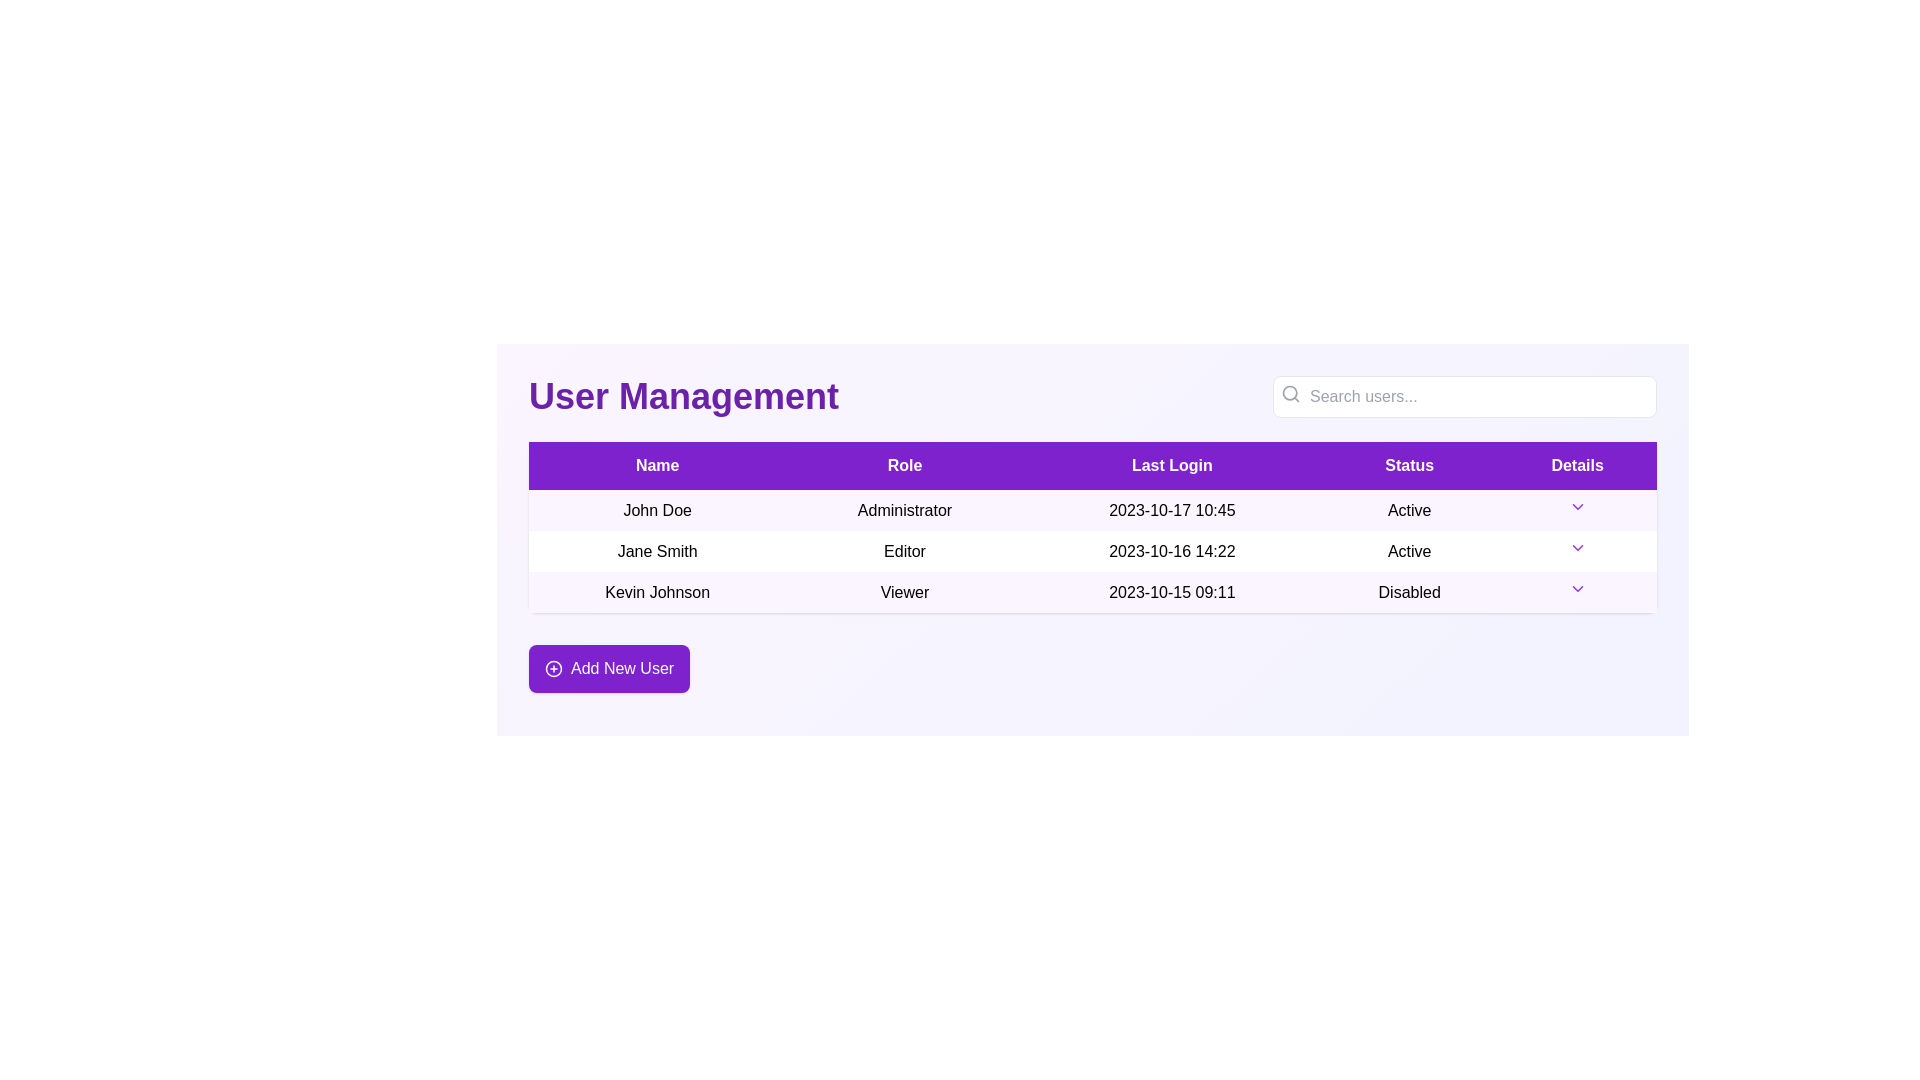 The width and height of the screenshot is (1920, 1080). Describe the element at coordinates (903, 551) in the screenshot. I see `the 'Editor' text label in the second column of the second row under the 'Role' column in the table` at that location.